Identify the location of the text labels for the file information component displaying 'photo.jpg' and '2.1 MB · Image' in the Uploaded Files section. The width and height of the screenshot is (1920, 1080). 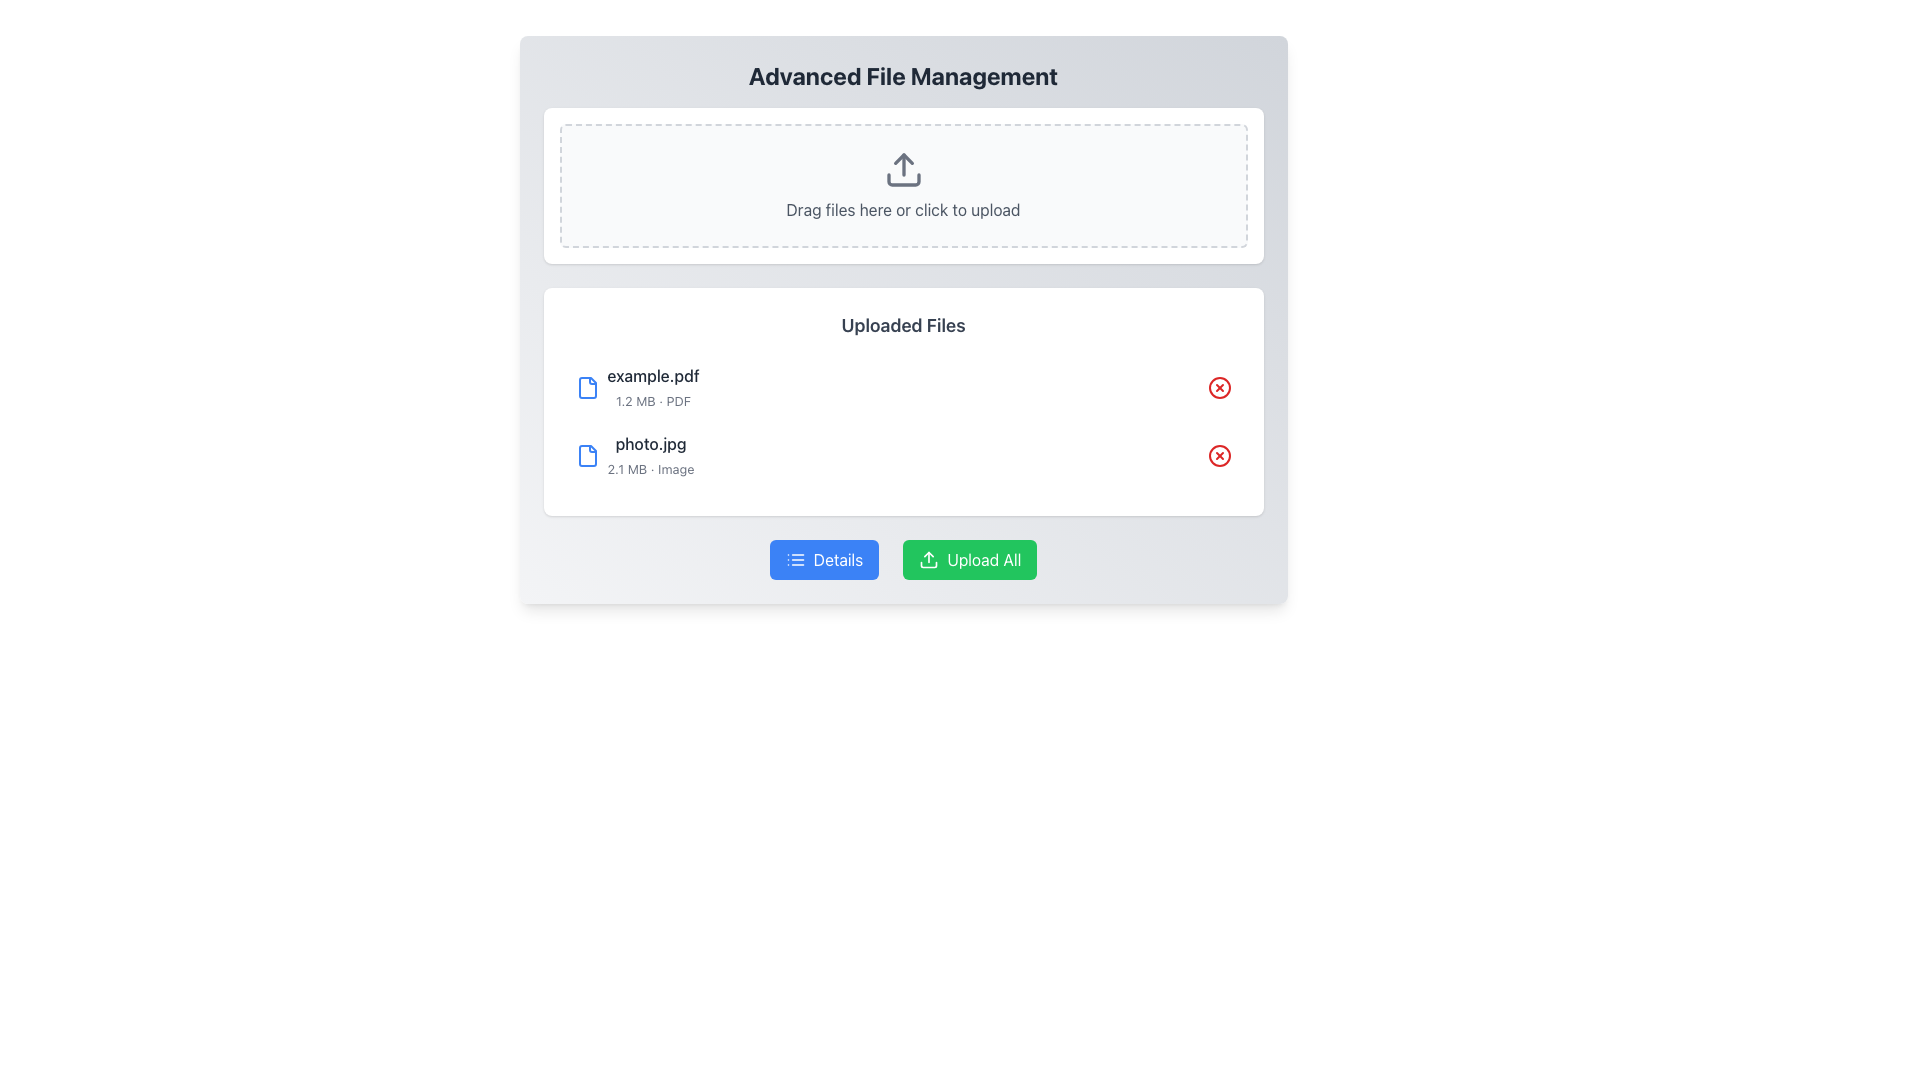
(651, 455).